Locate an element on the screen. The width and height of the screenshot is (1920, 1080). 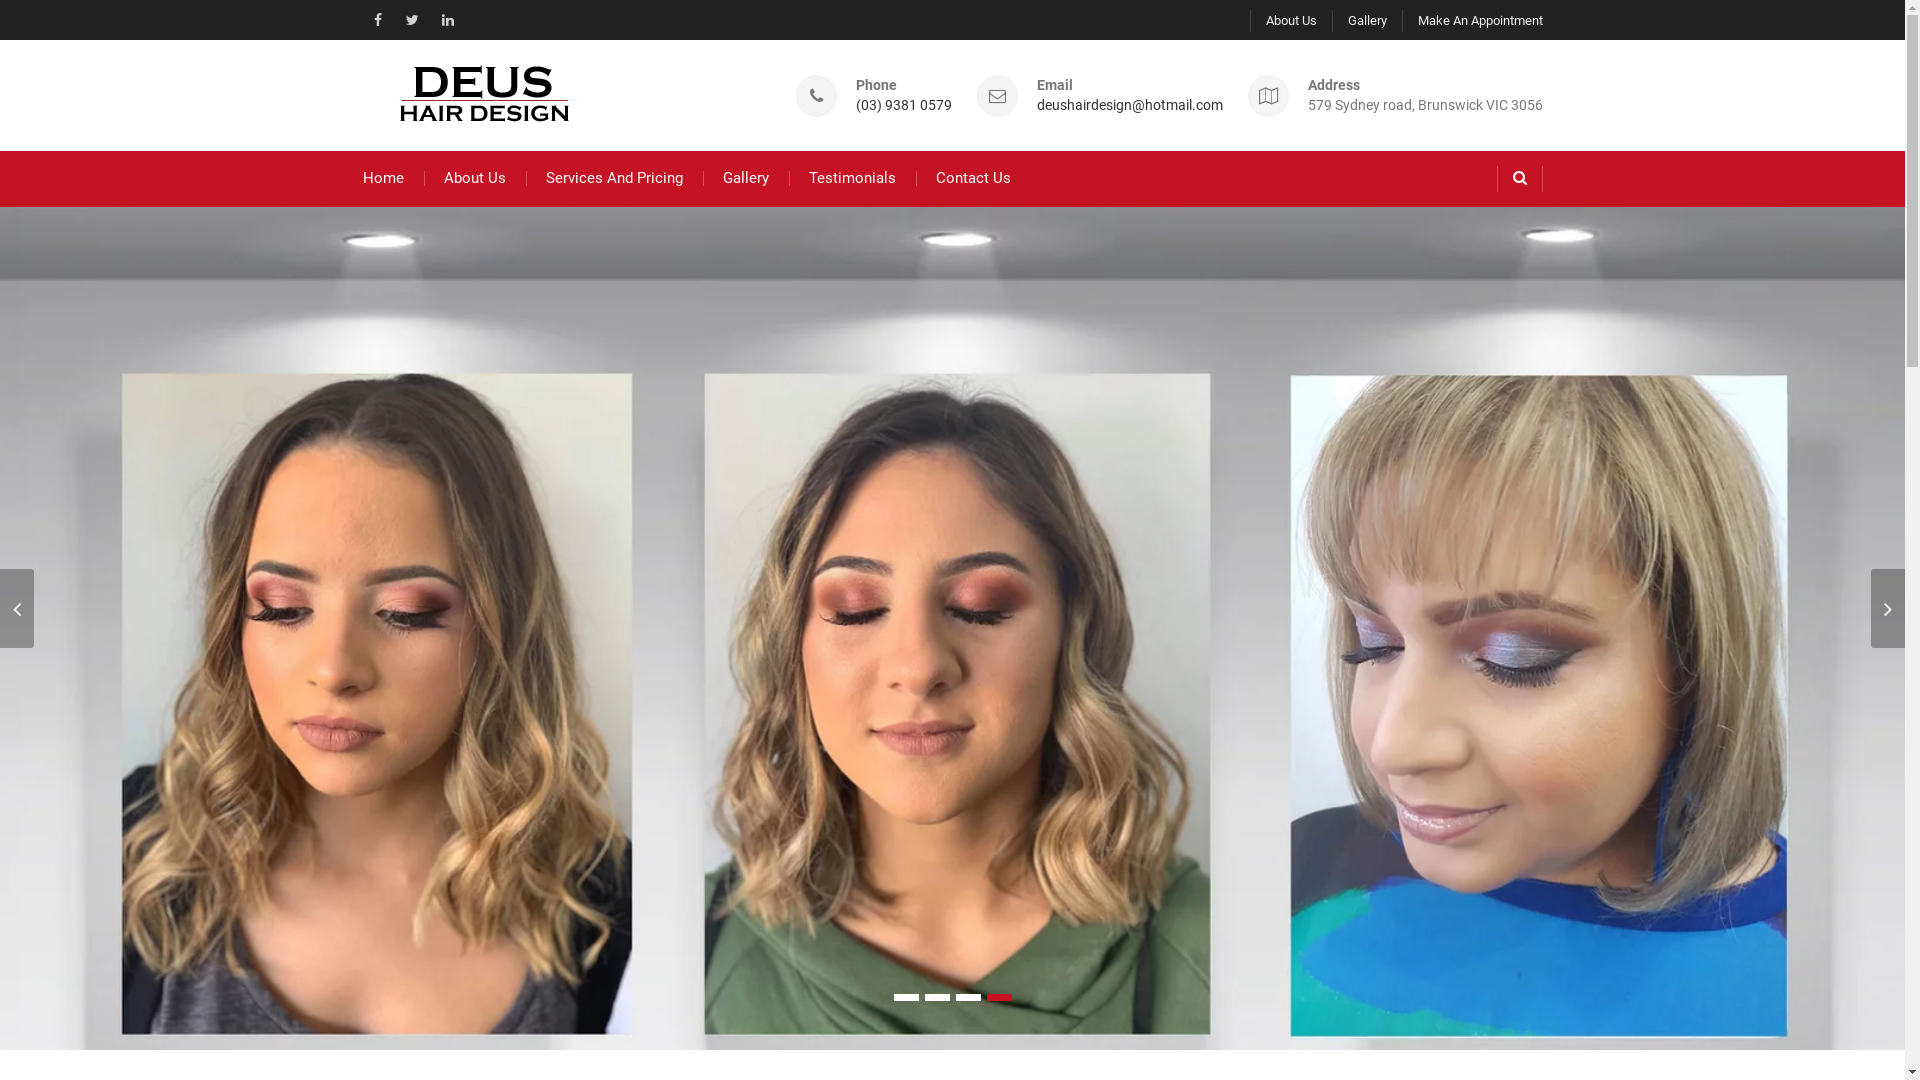
'Facebook' is located at coordinates (377, 19).